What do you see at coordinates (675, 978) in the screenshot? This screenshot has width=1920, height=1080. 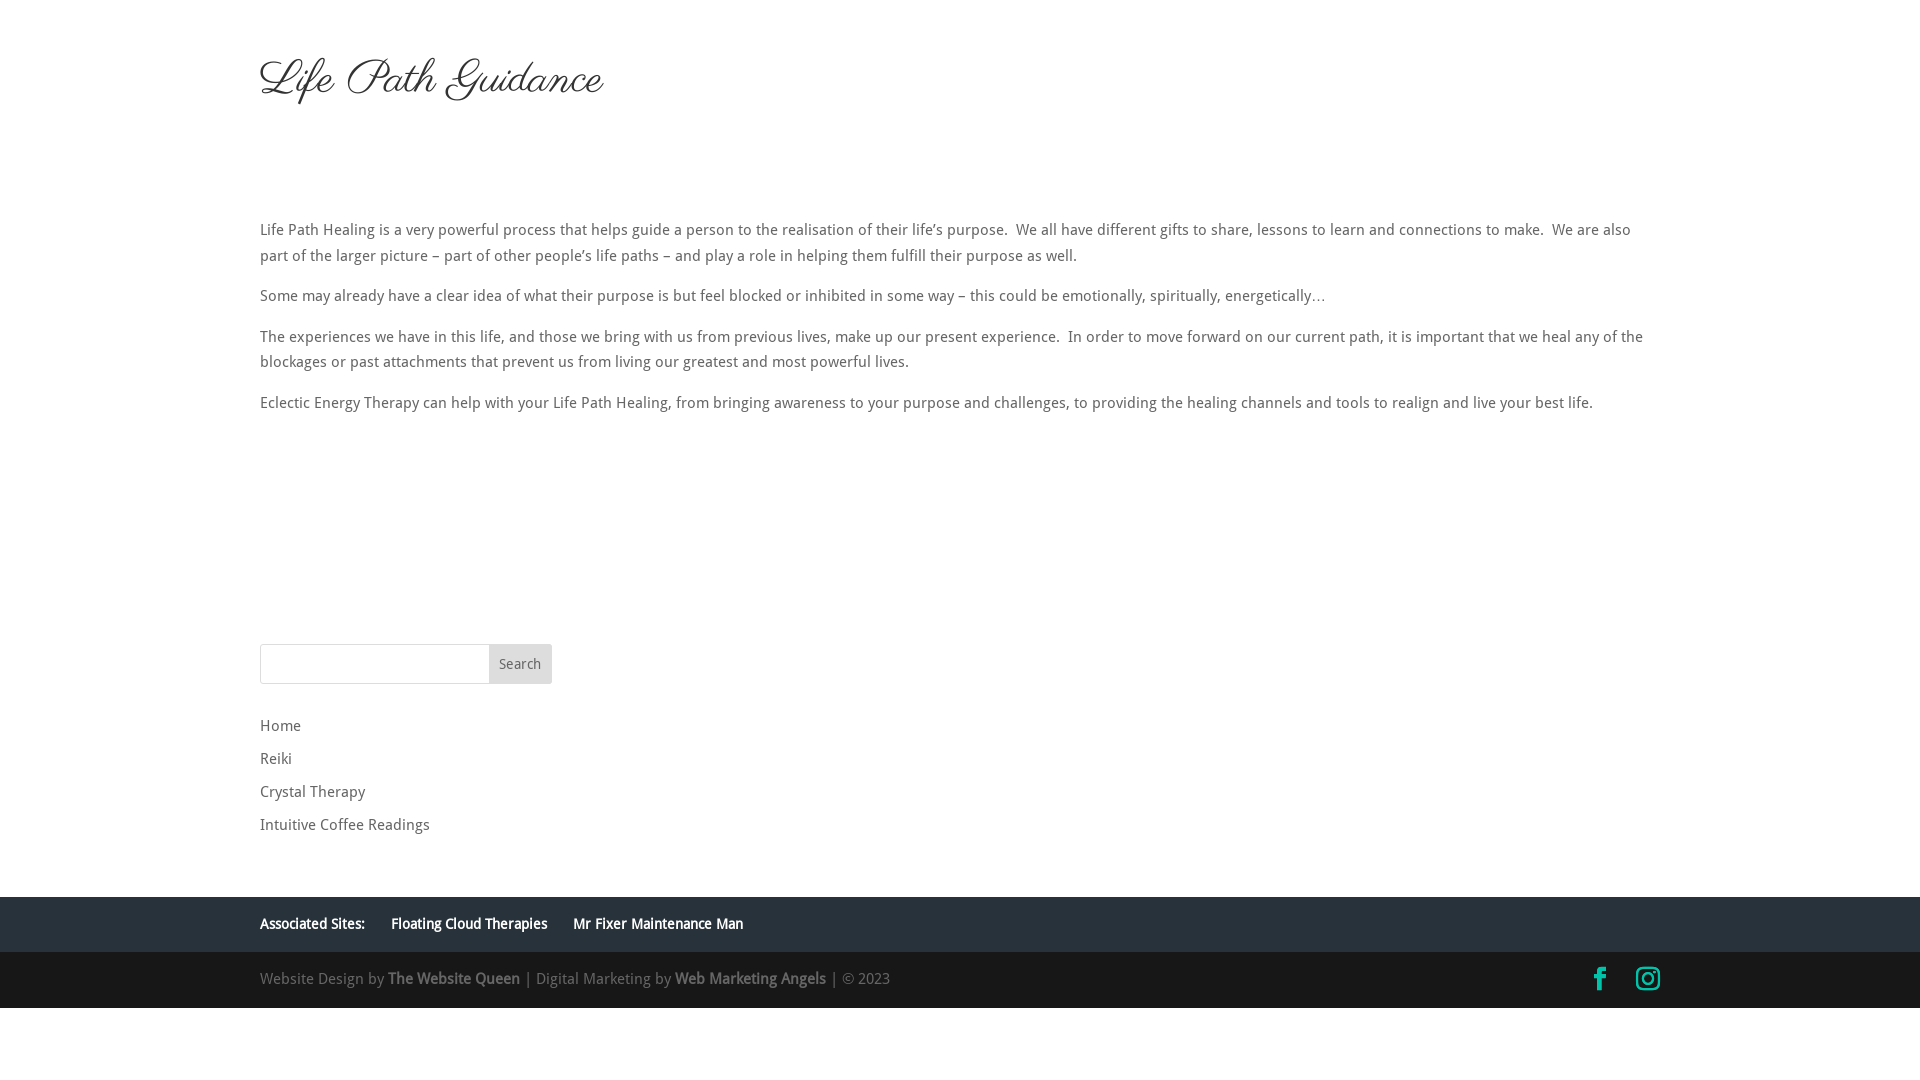 I see `'Web Marketing Angels'` at bounding box center [675, 978].